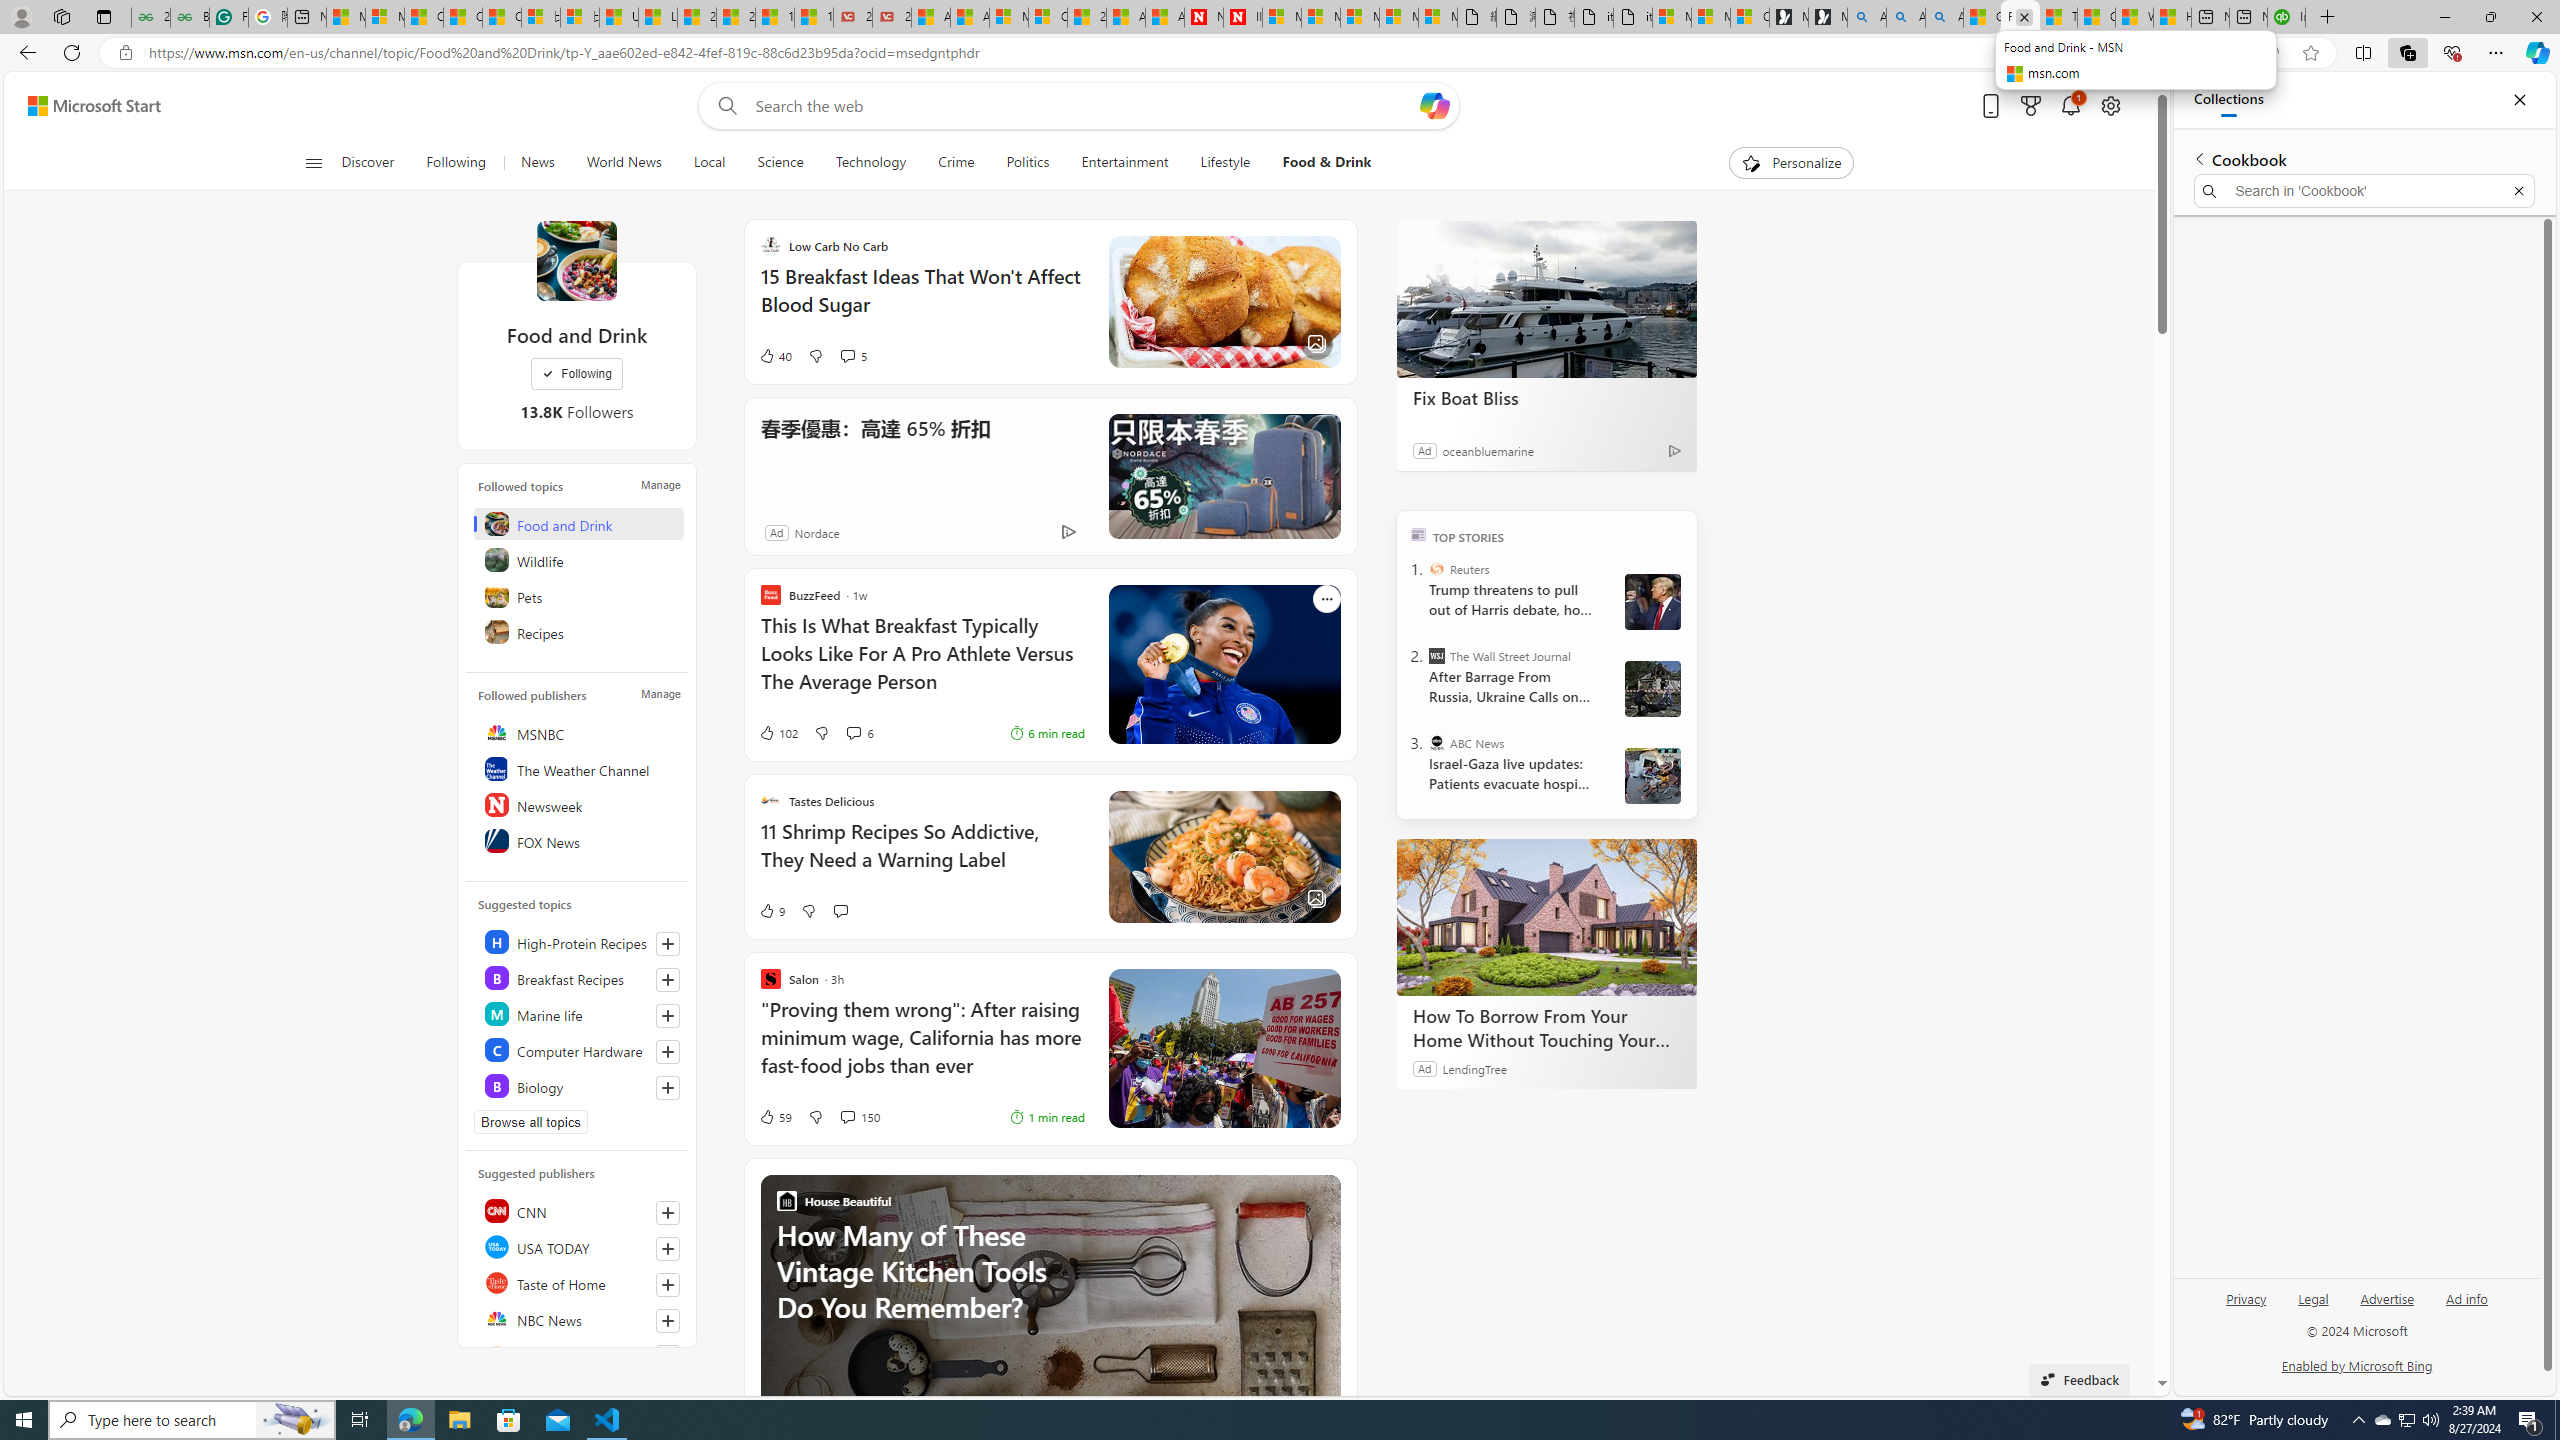 Image resolution: width=2560 pixels, height=1440 pixels. What do you see at coordinates (1435, 654) in the screenshot?
I see `'The Wall Street Journal'` at bounding box center [1435, 654].